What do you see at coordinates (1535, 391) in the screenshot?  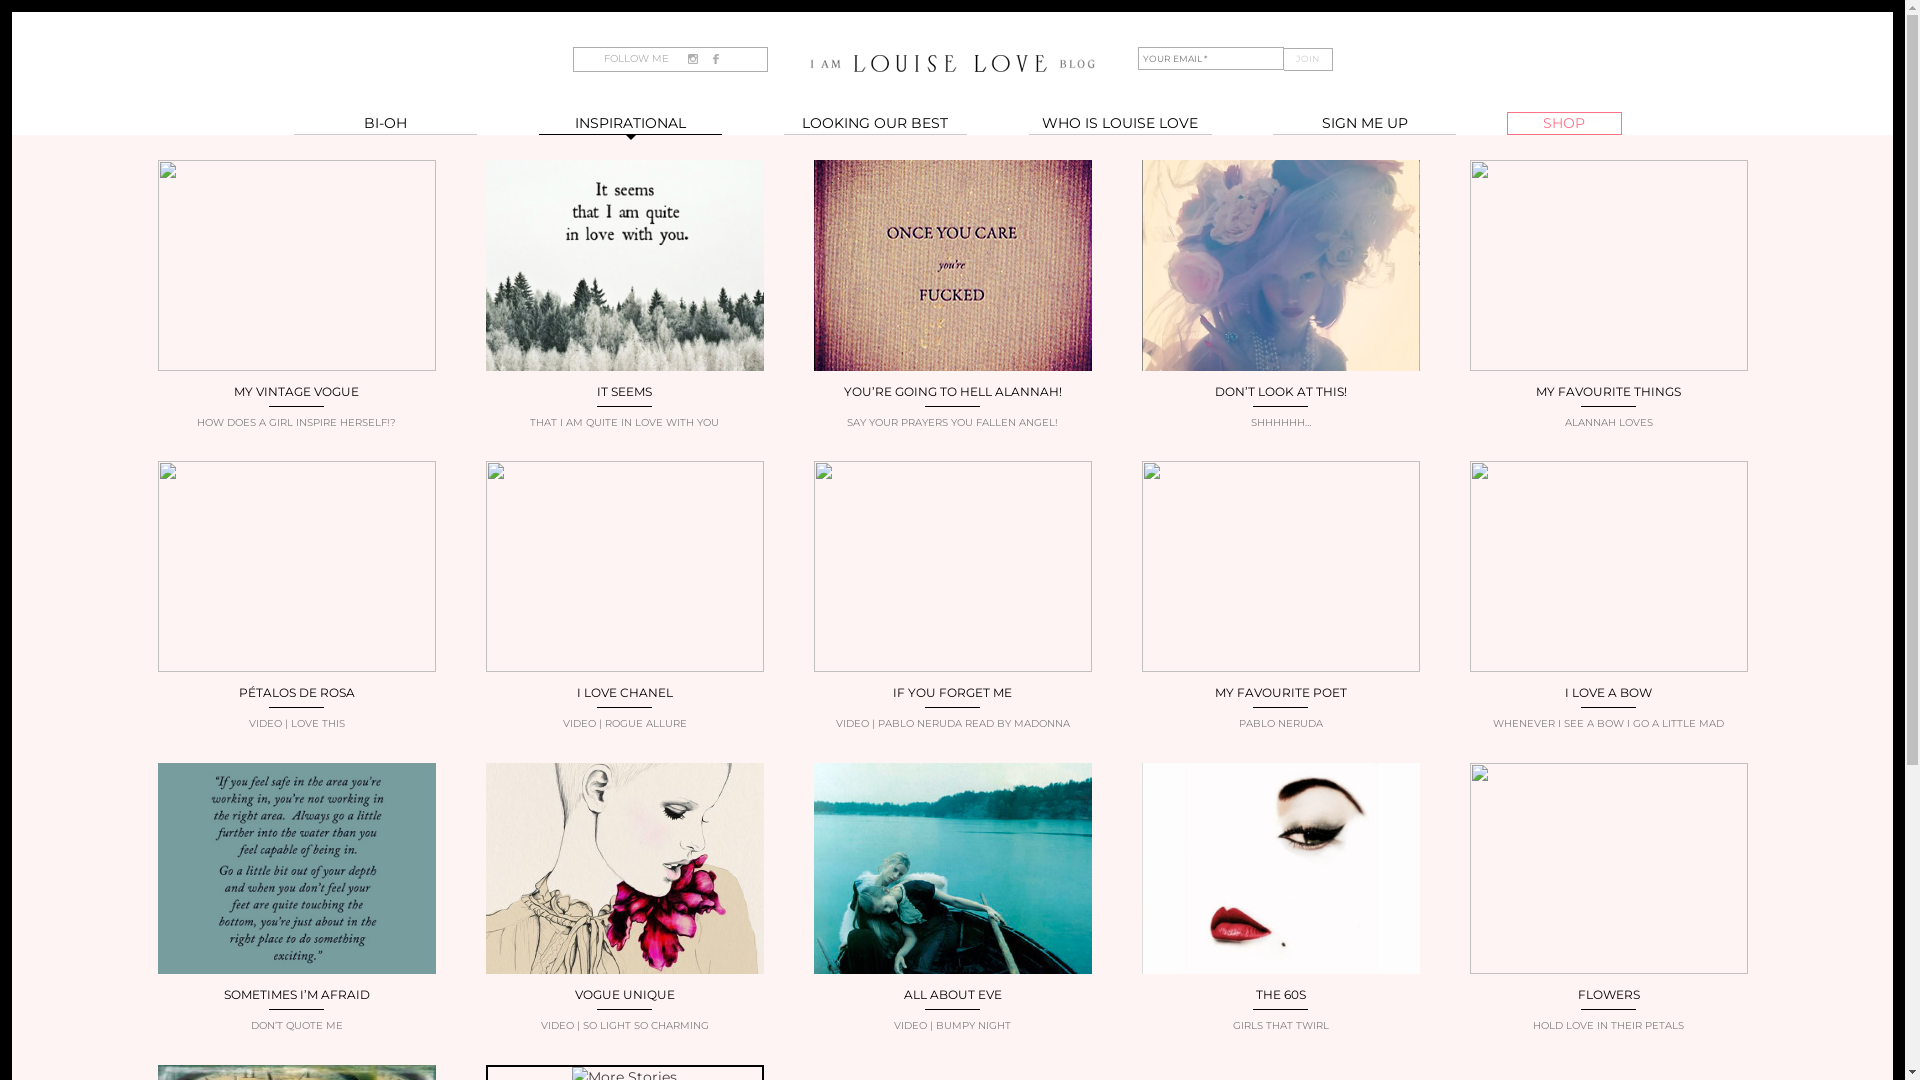 I see `'MY FAVOURITE THINGS'` at bounding box center [1535, 391].